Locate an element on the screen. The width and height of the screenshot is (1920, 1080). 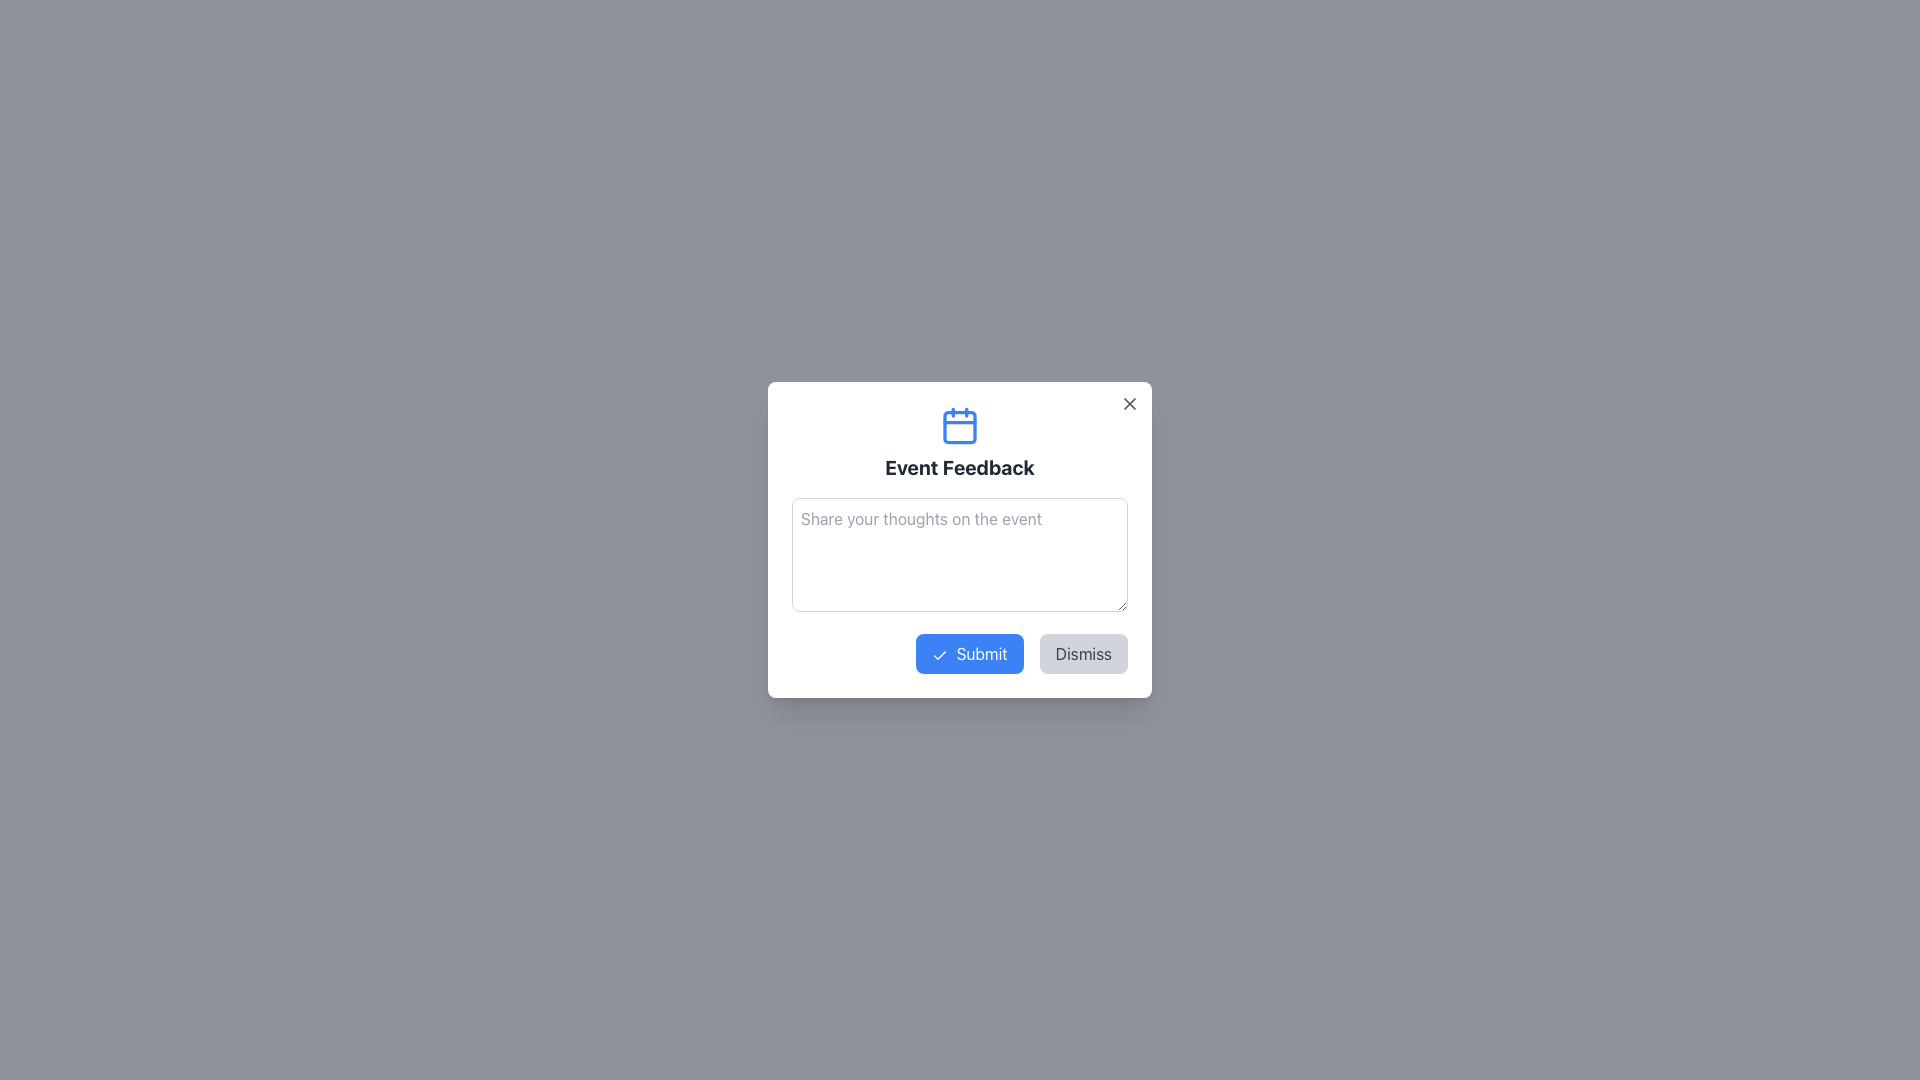
the close button located in the top-right corner of the 'Event Feedback' modal is located at coordinates (1129, 404).